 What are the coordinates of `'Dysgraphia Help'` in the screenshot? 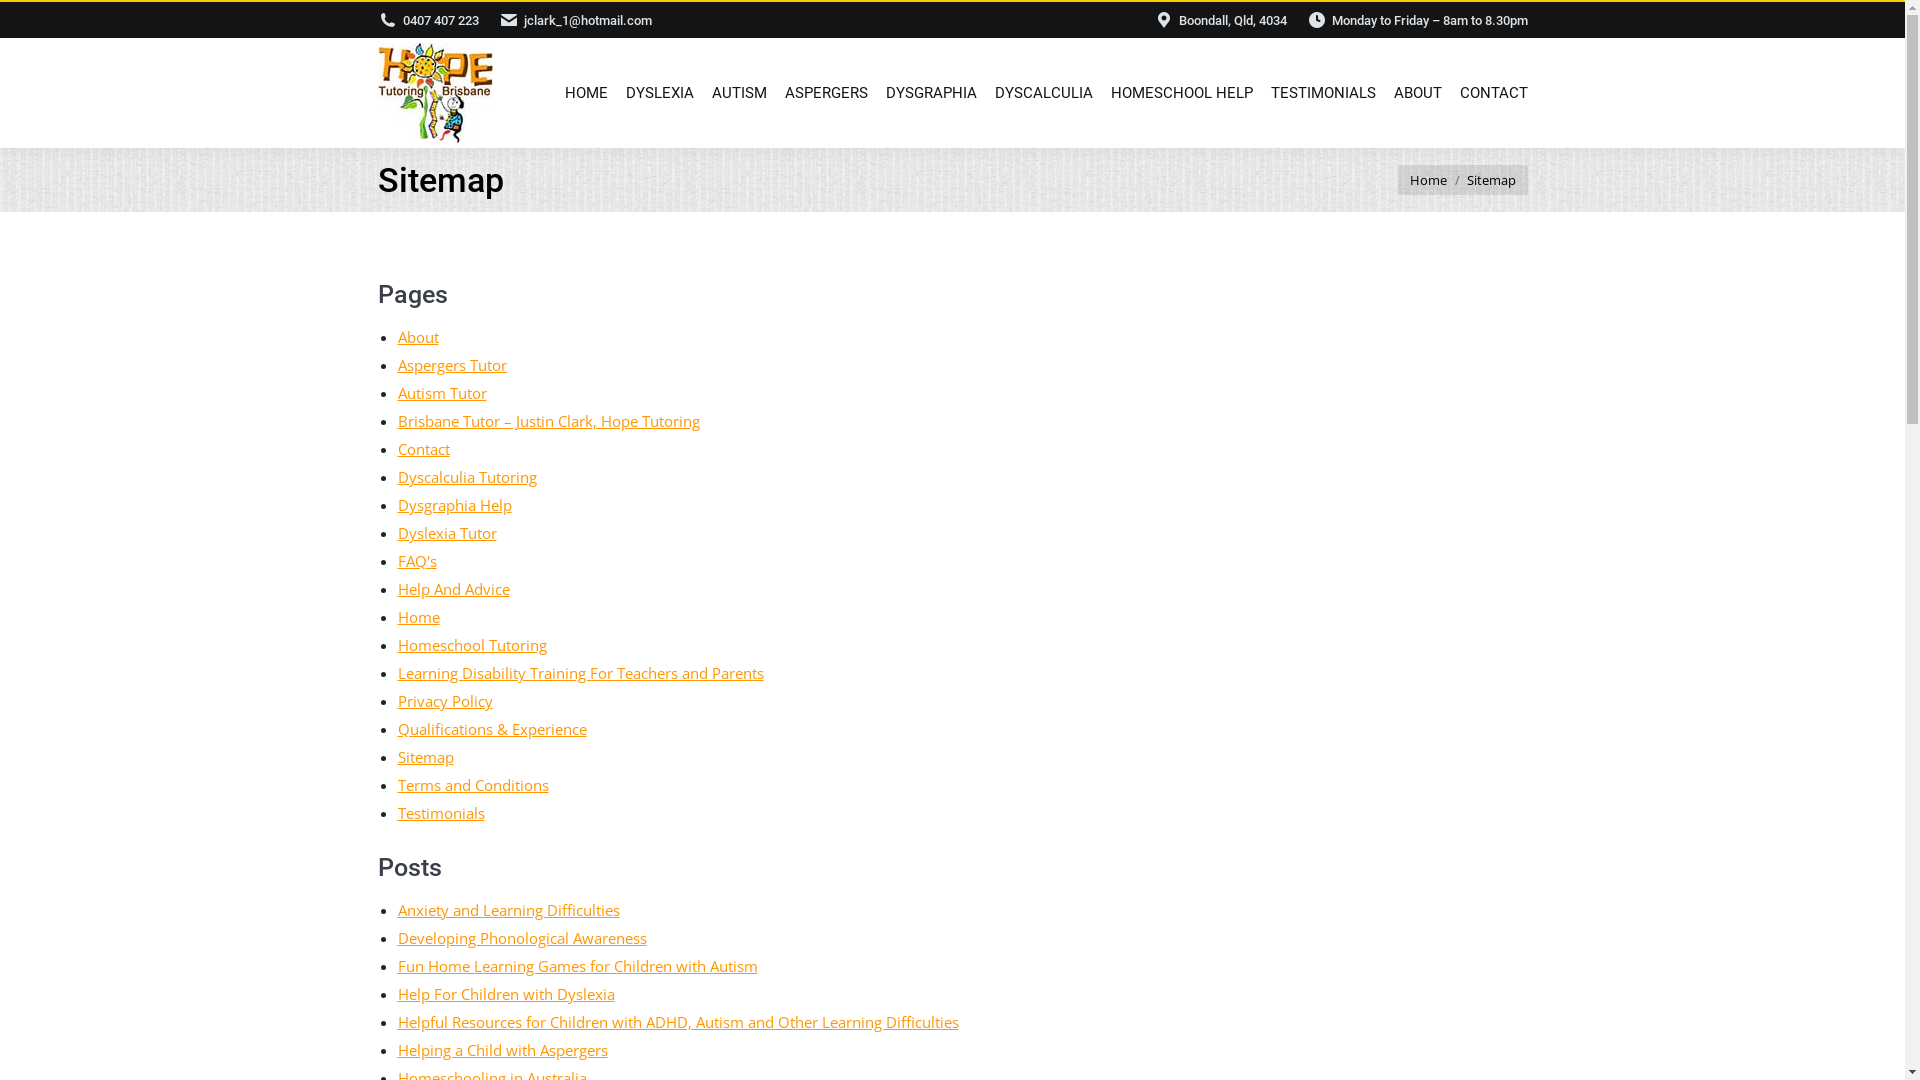 It's located at (454, 504).